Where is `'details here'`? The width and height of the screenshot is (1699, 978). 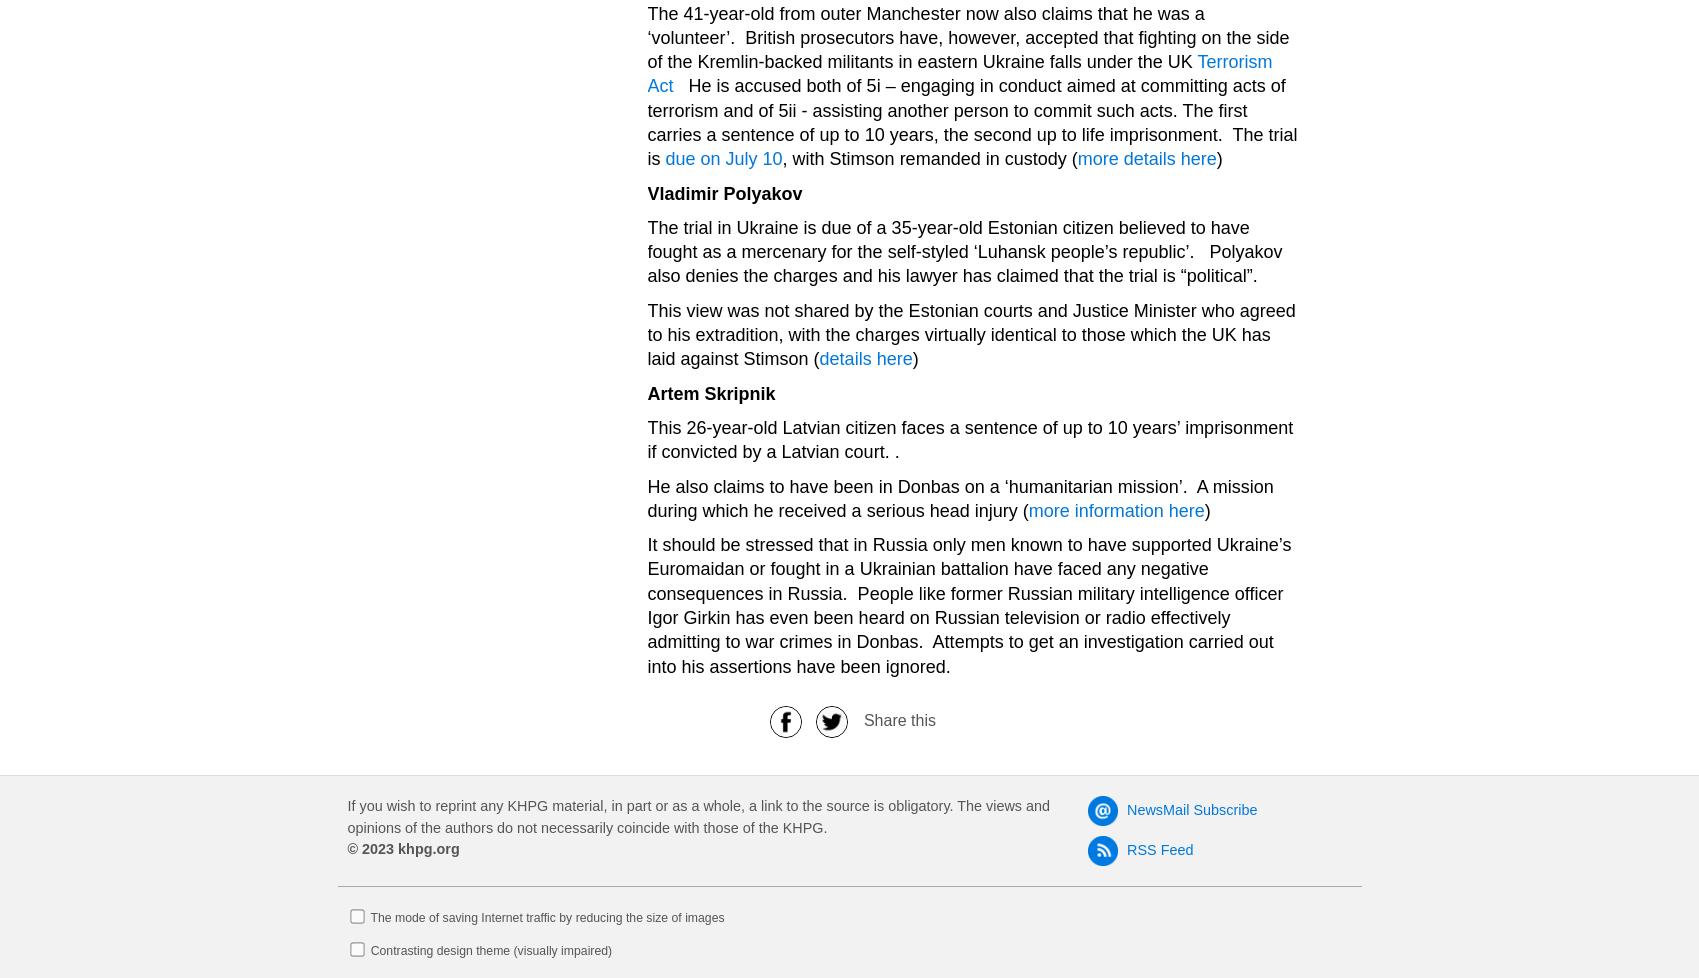 'details here' is located at coordinates (864, 358).